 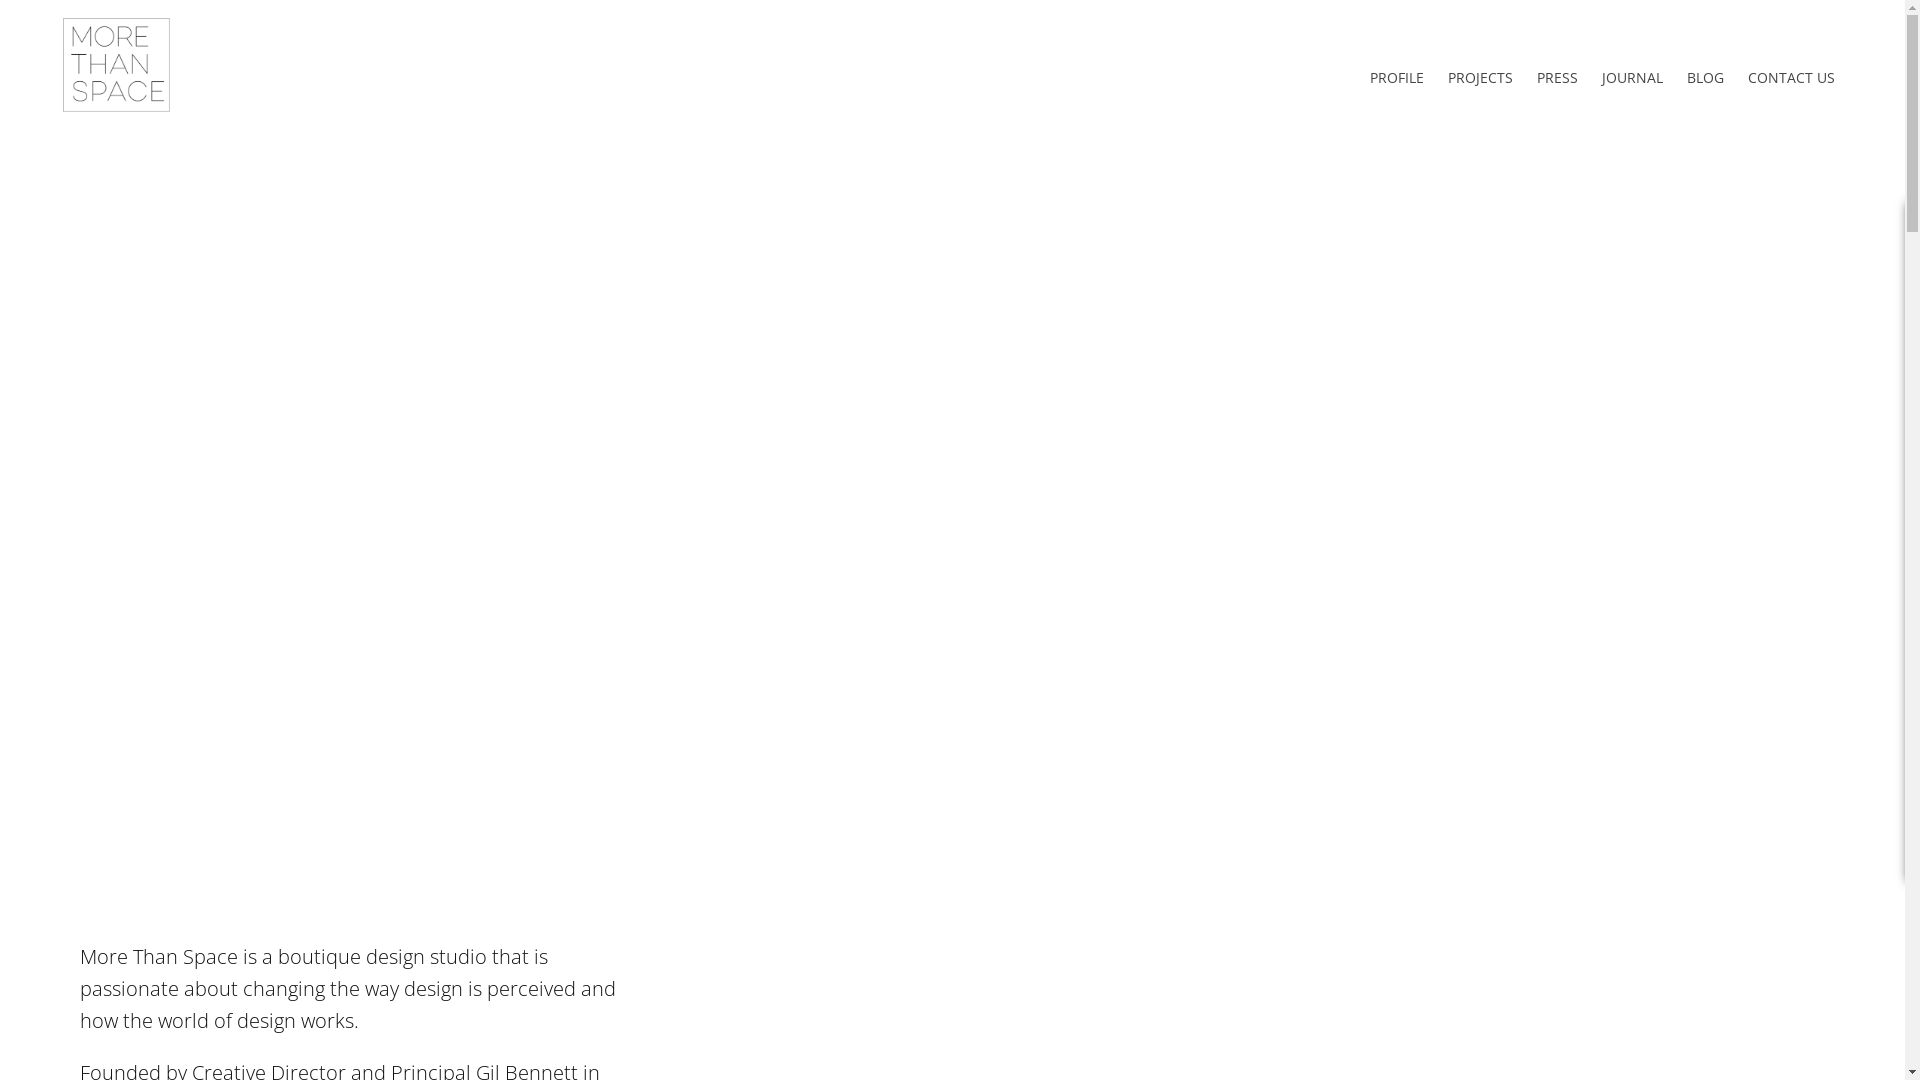 What do you see at coordinates (1632, 76) in the screenshot?
I see `'JOURNAL'` at bounding box center [1632, 76].